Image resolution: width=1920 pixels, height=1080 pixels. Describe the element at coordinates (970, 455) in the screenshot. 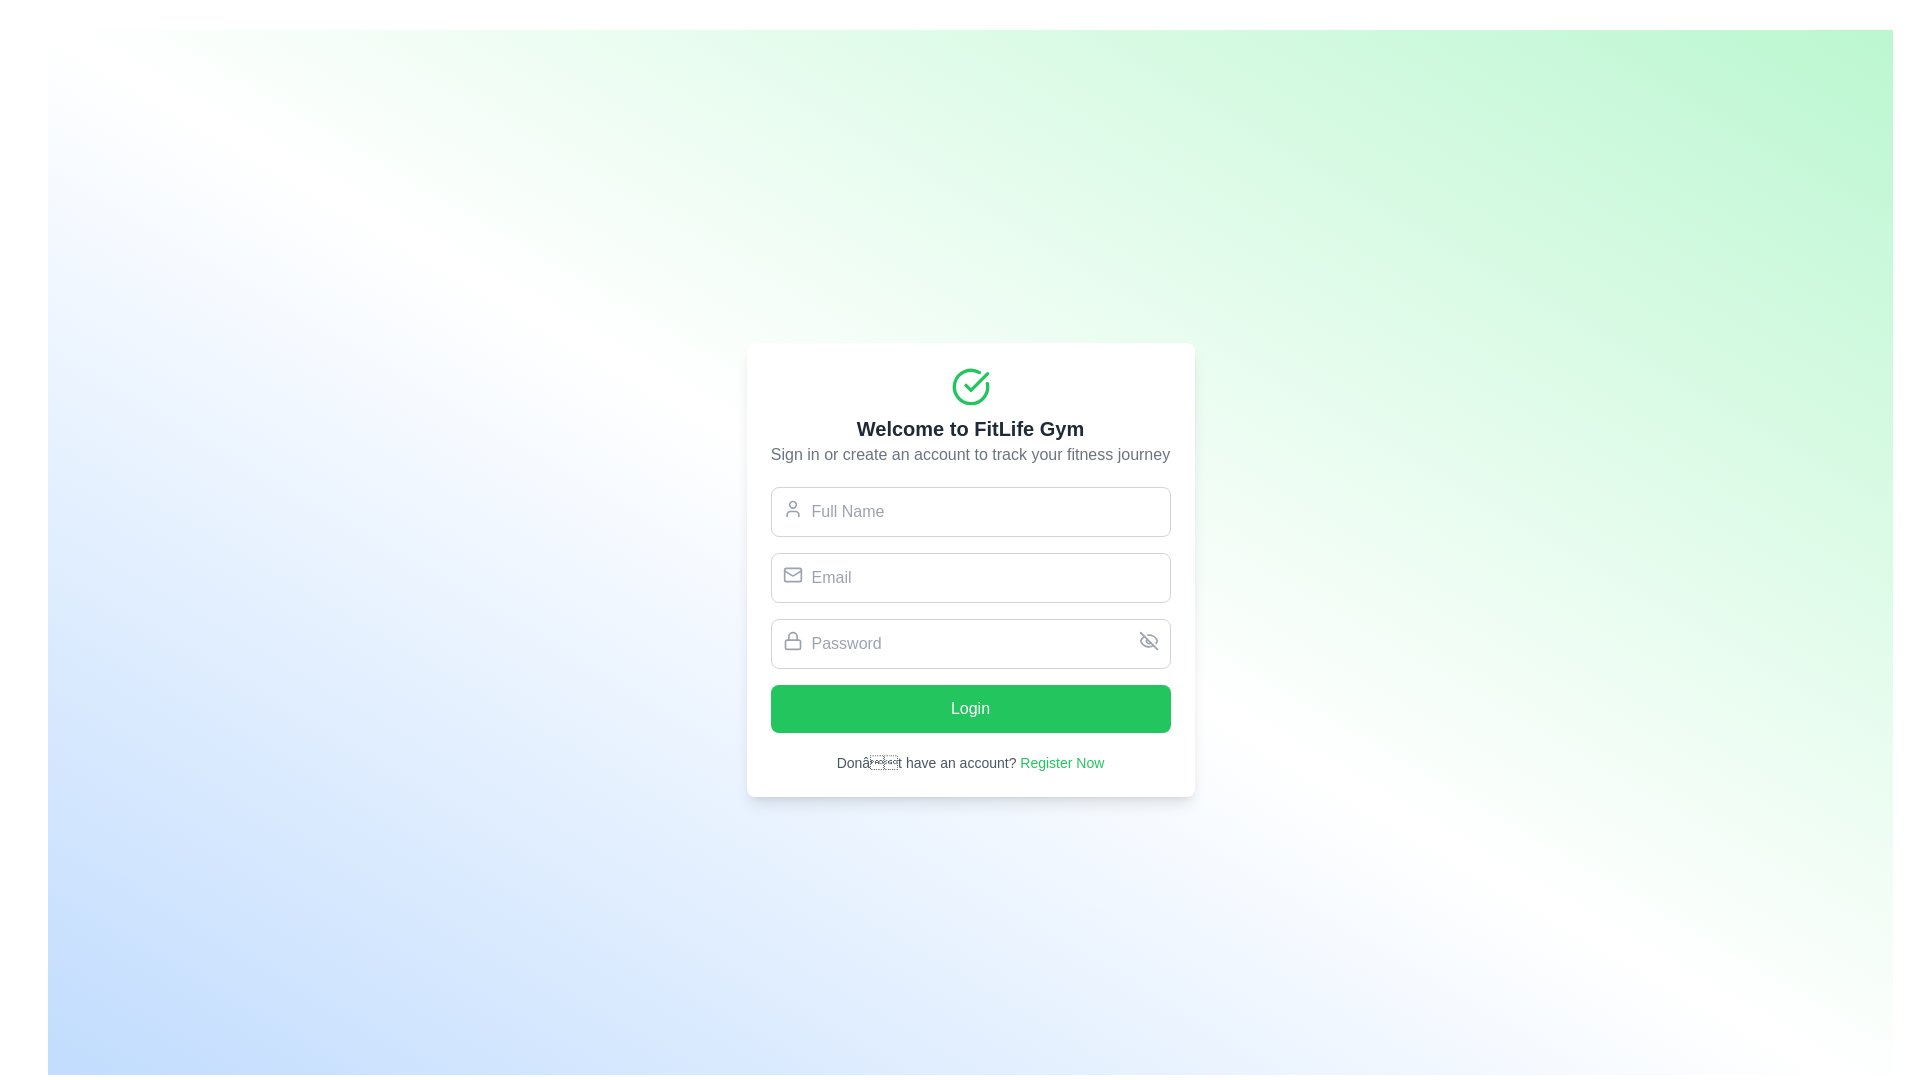

I see `the text element that reads 'Sign in or create an account to track your fitness journey,' which is positioned below the header 'Welcome to FitLife Gym.'` at that location.